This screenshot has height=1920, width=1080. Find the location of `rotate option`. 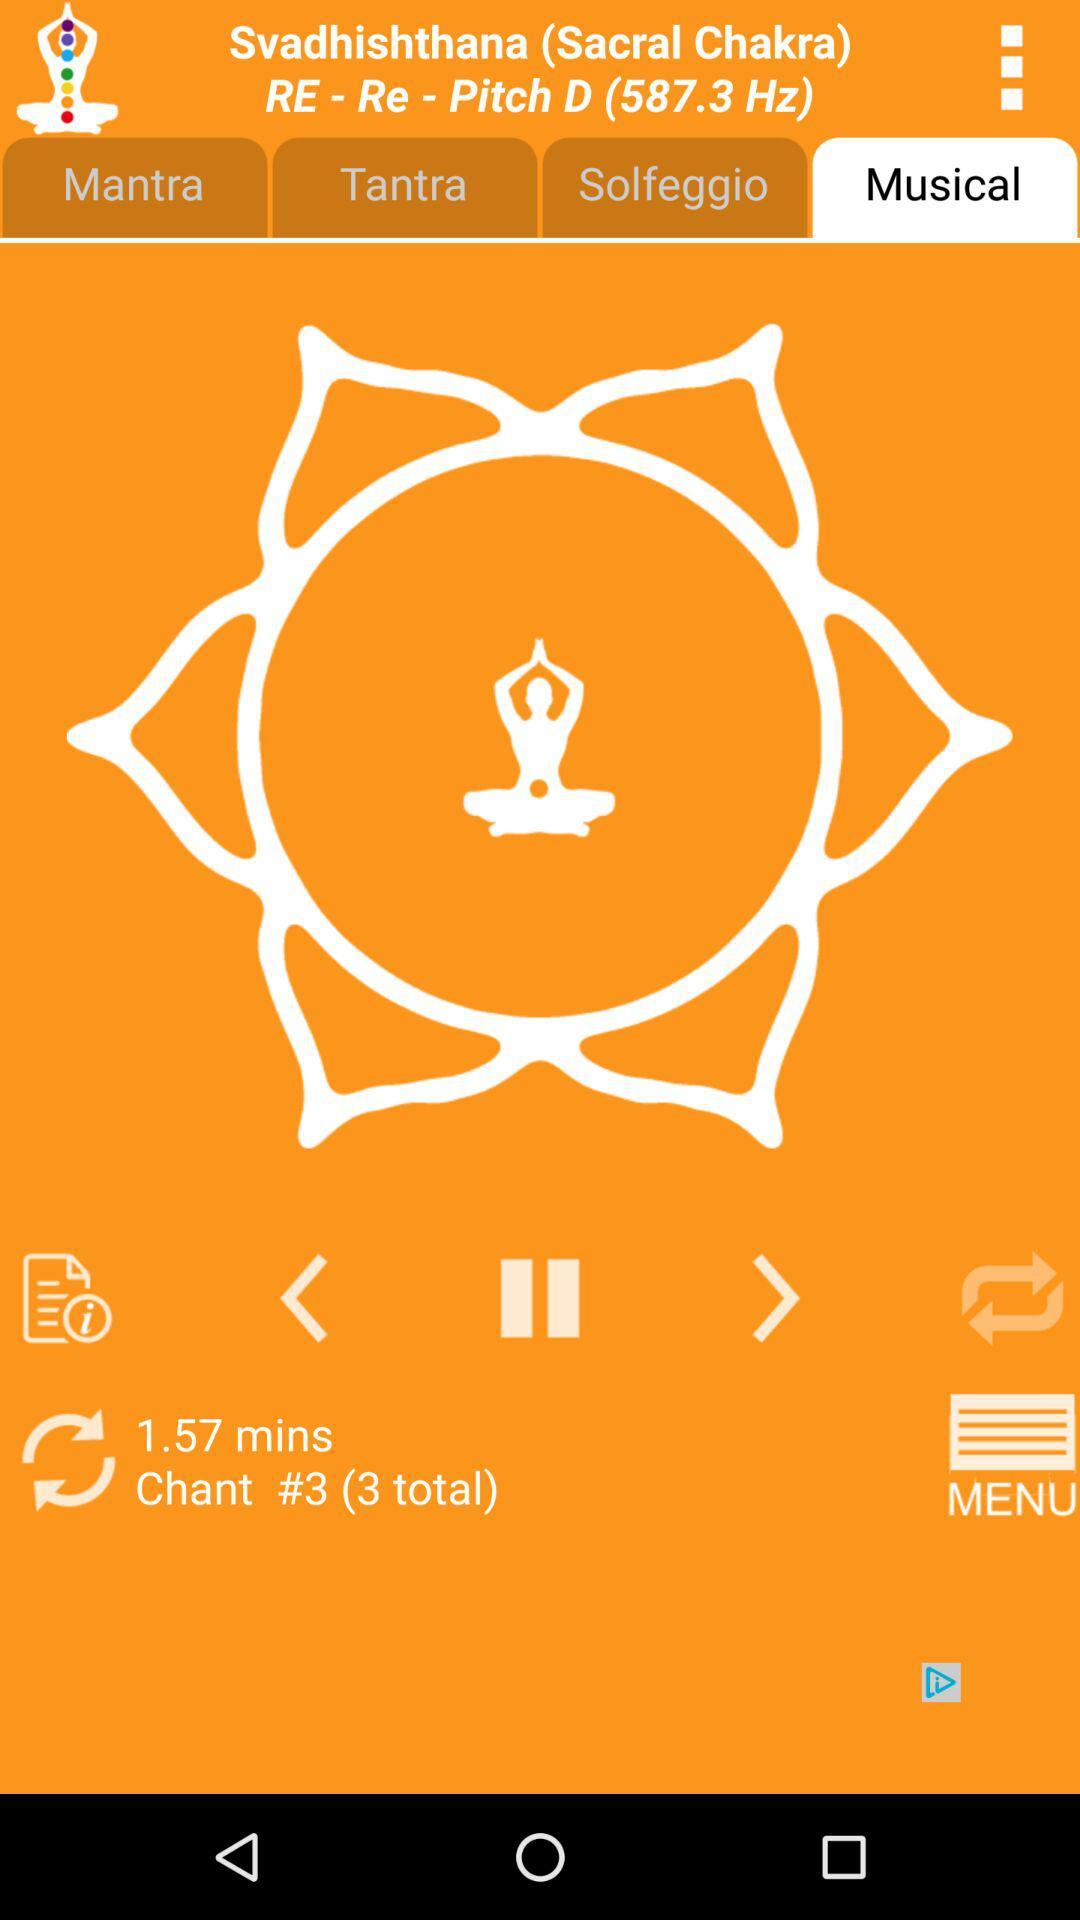

rotate option is located at coordinates (66, 1460).